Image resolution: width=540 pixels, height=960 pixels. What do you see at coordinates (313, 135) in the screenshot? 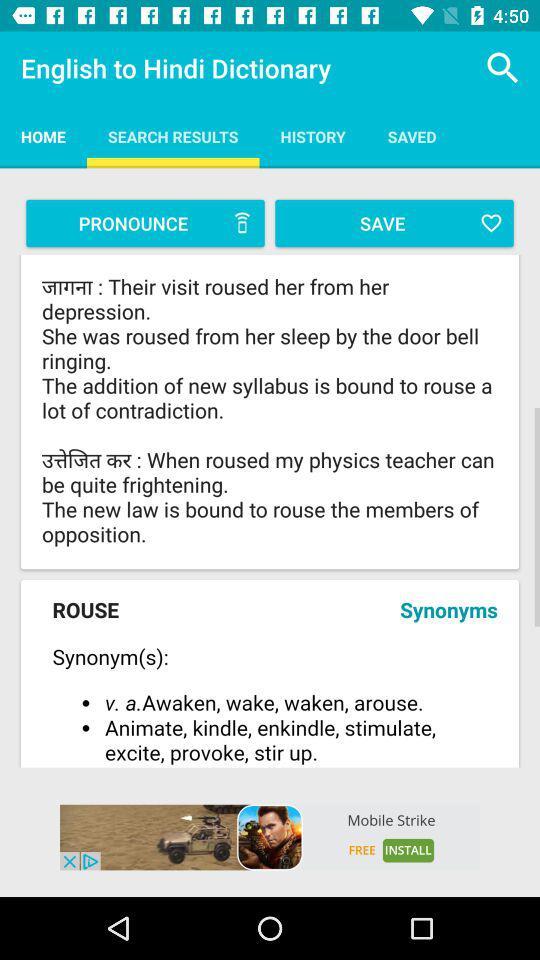
I see `text history` at bounding box center [313, 135].